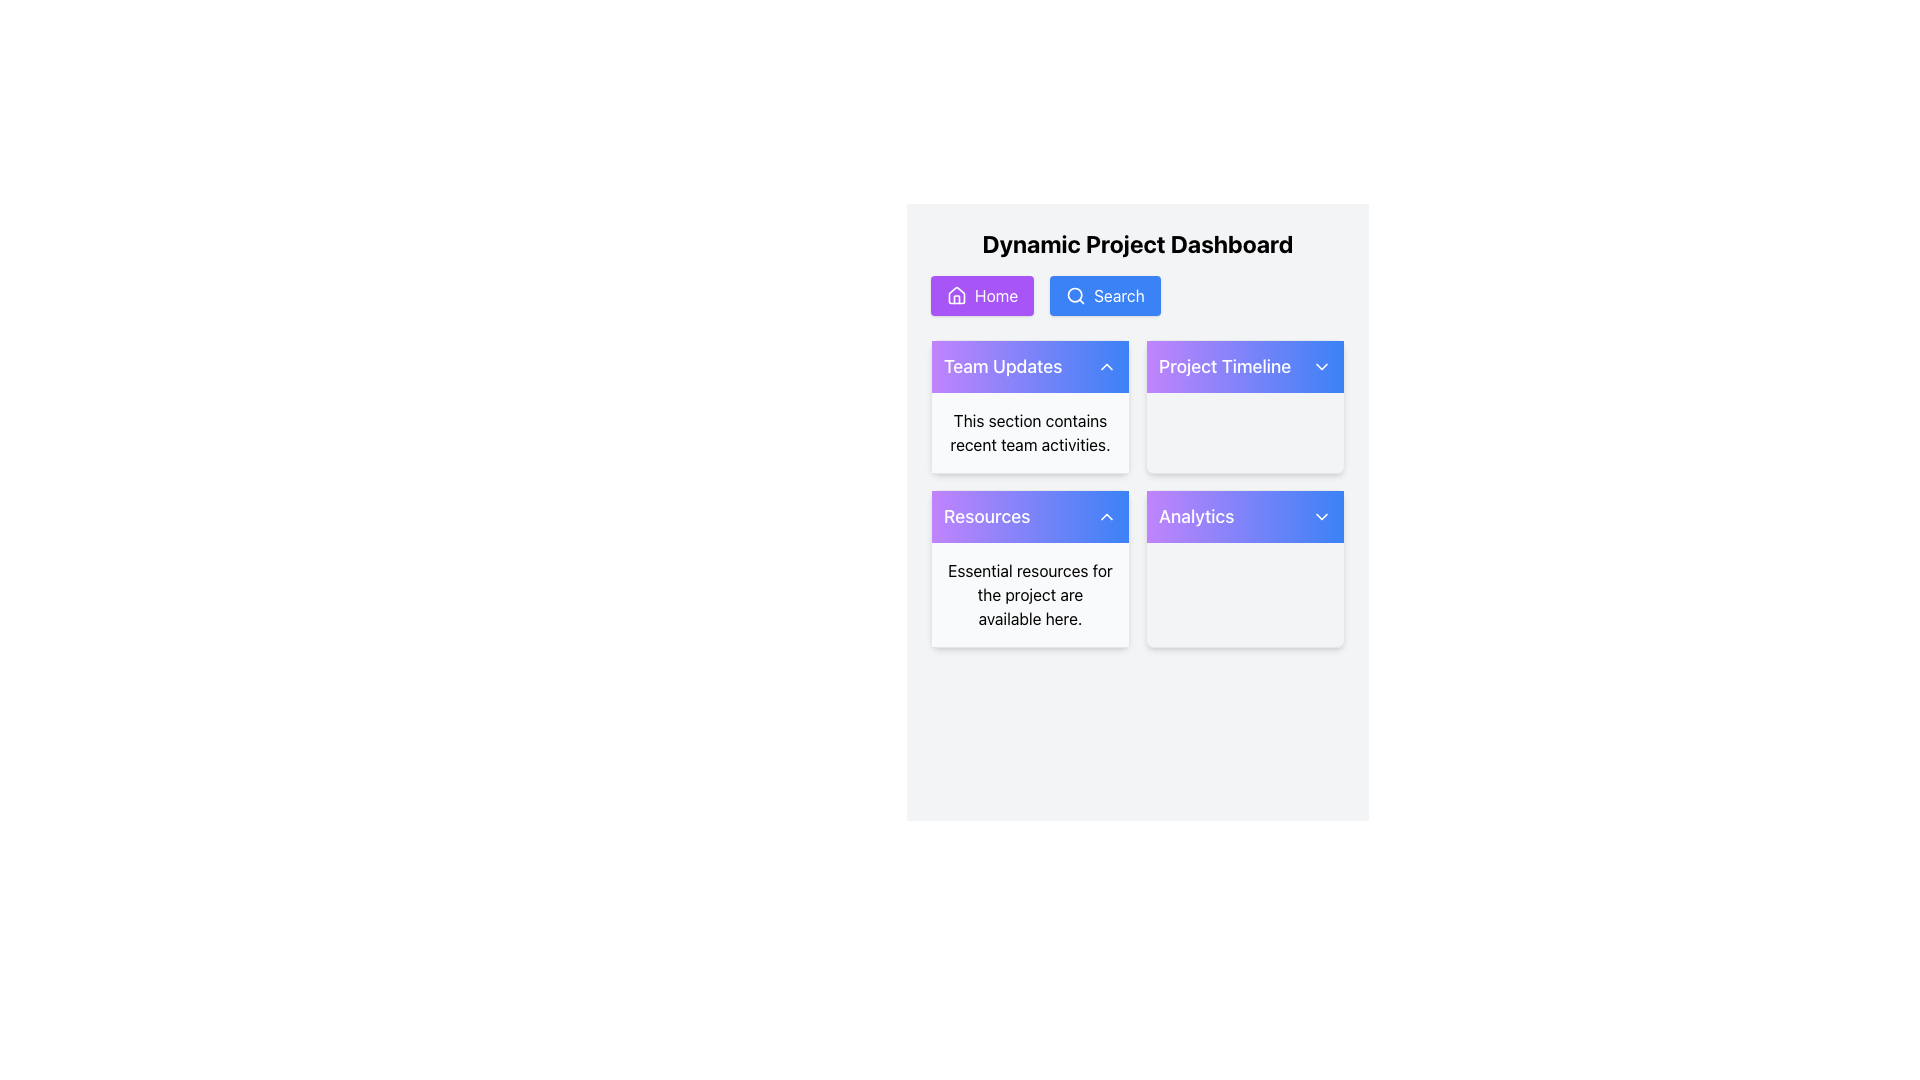 The image size is (1920, 1080). What do you see at coordinates (1244, 366) in the screenshot?
I see `the 'Project Timeline' collapsible header button, which features a gradient background from purple to blue and contains the text 'Project Timeline' in white with a downward-facing chevron icon` at bounding box center [1244, 366].